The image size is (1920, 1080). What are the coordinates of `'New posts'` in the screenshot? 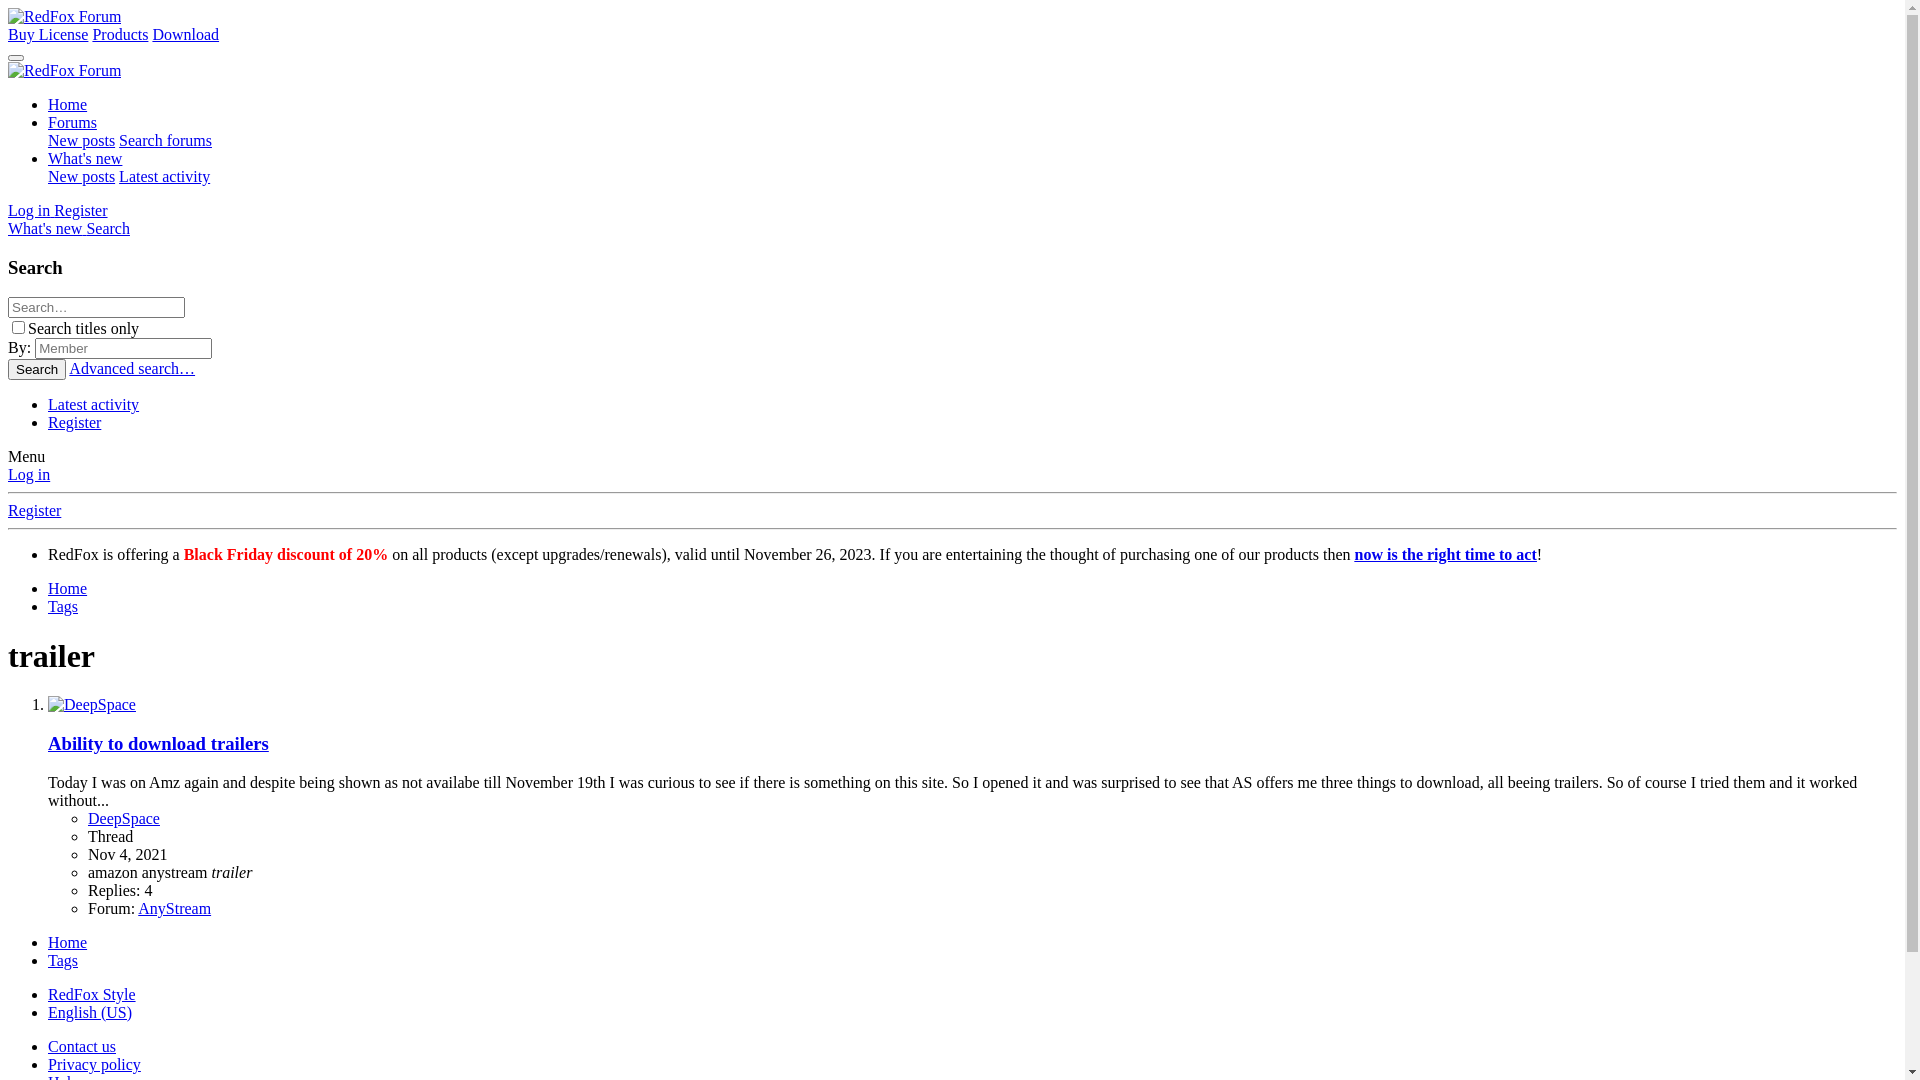 It's located at (48, 175).